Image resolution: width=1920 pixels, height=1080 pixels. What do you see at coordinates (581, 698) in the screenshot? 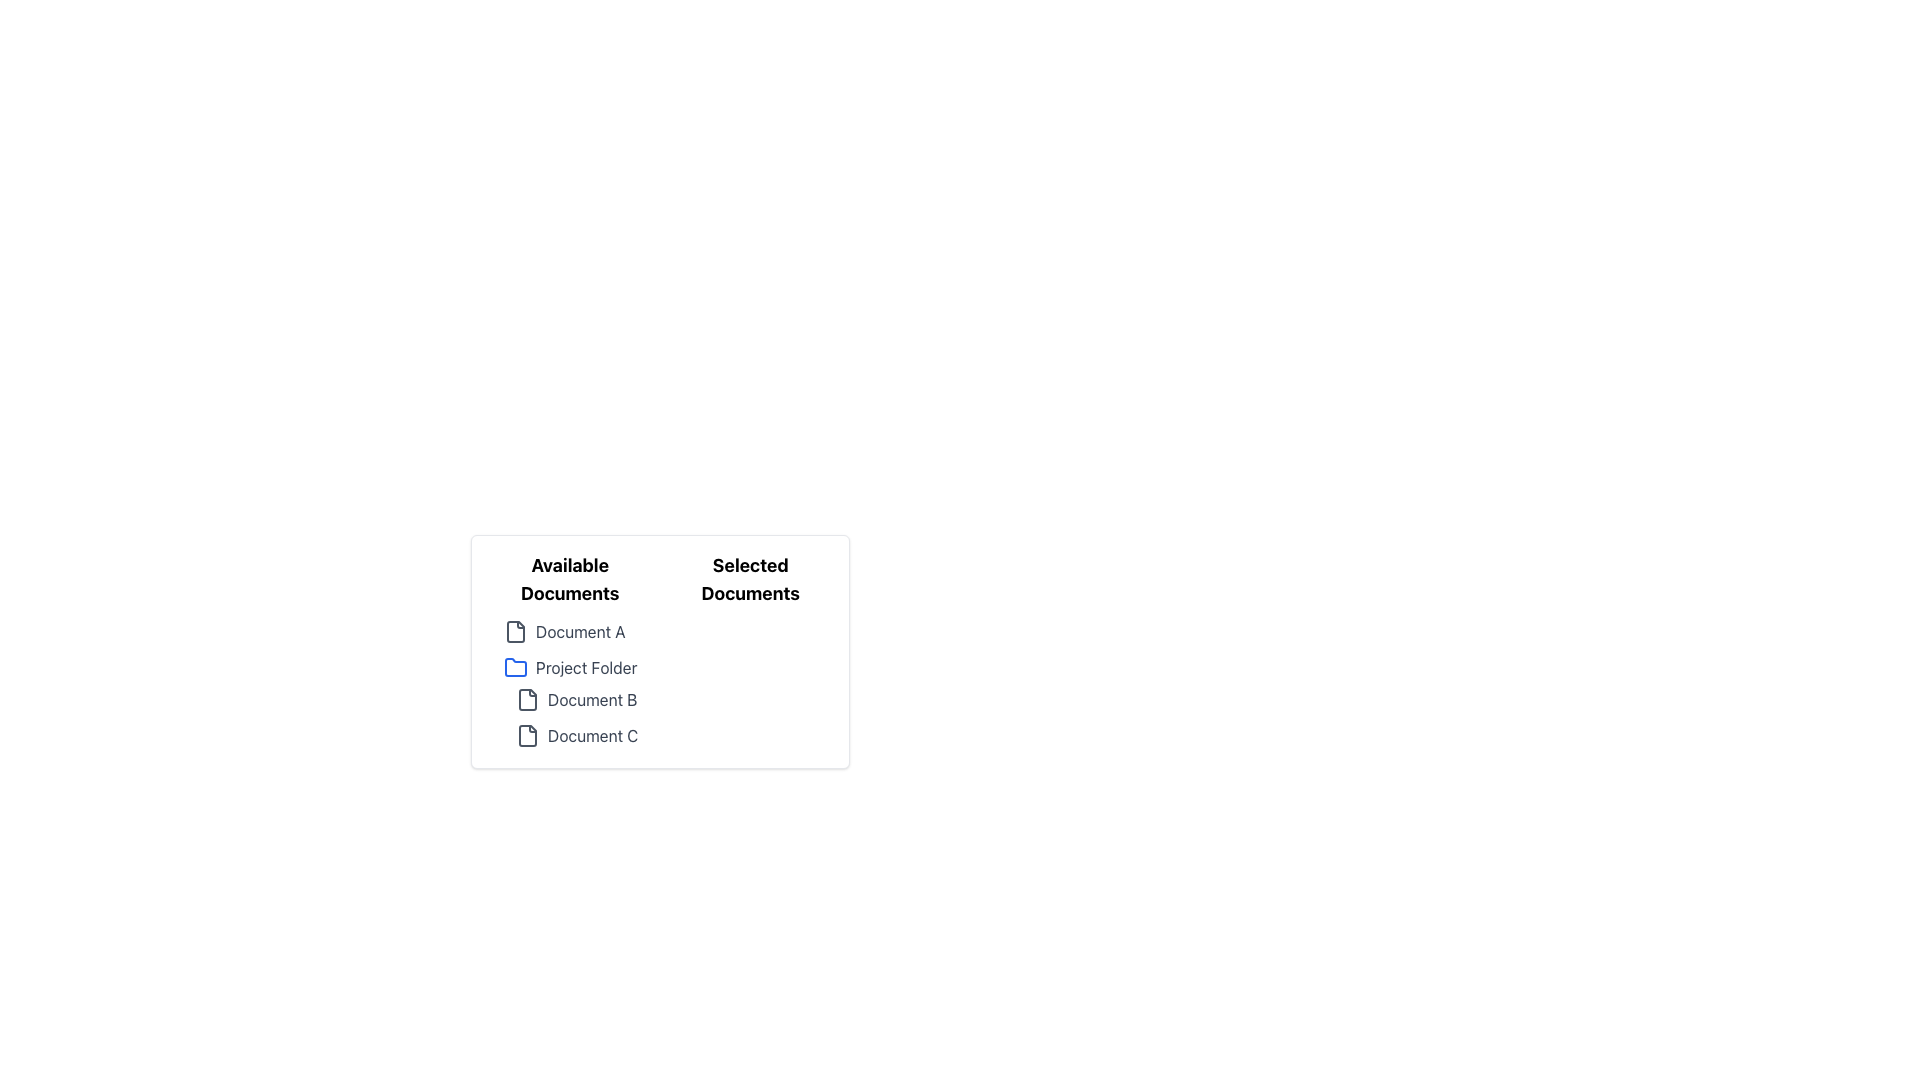
I see `to select the List item labeled 'Document B' in the 'Available Documents' column, which is the third item in the list` at bounding box center [581, 698].